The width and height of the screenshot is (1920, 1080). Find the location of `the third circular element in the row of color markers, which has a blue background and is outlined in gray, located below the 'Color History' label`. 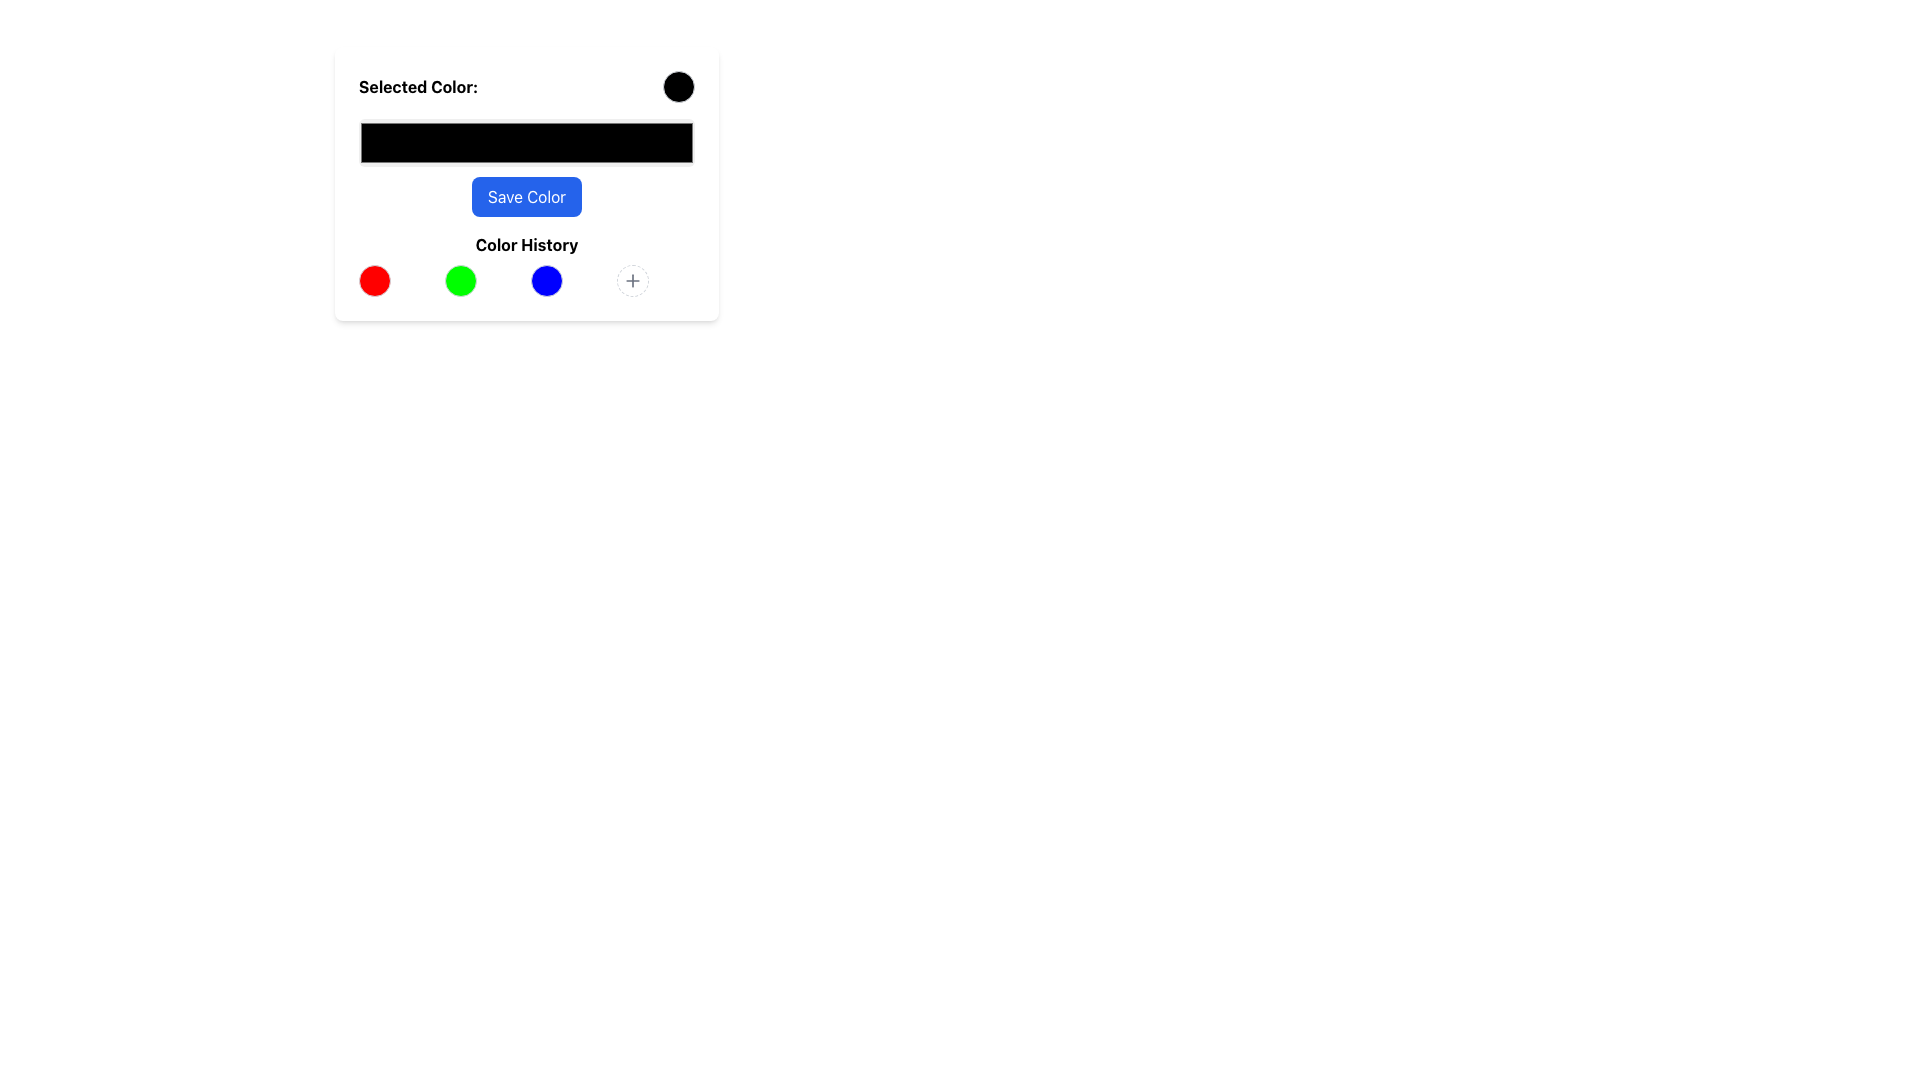

the third circular element in the row of color markers, which has a blue background and is outlined in gray, located below the 'Color History' label is located at coordinates (547, 281).